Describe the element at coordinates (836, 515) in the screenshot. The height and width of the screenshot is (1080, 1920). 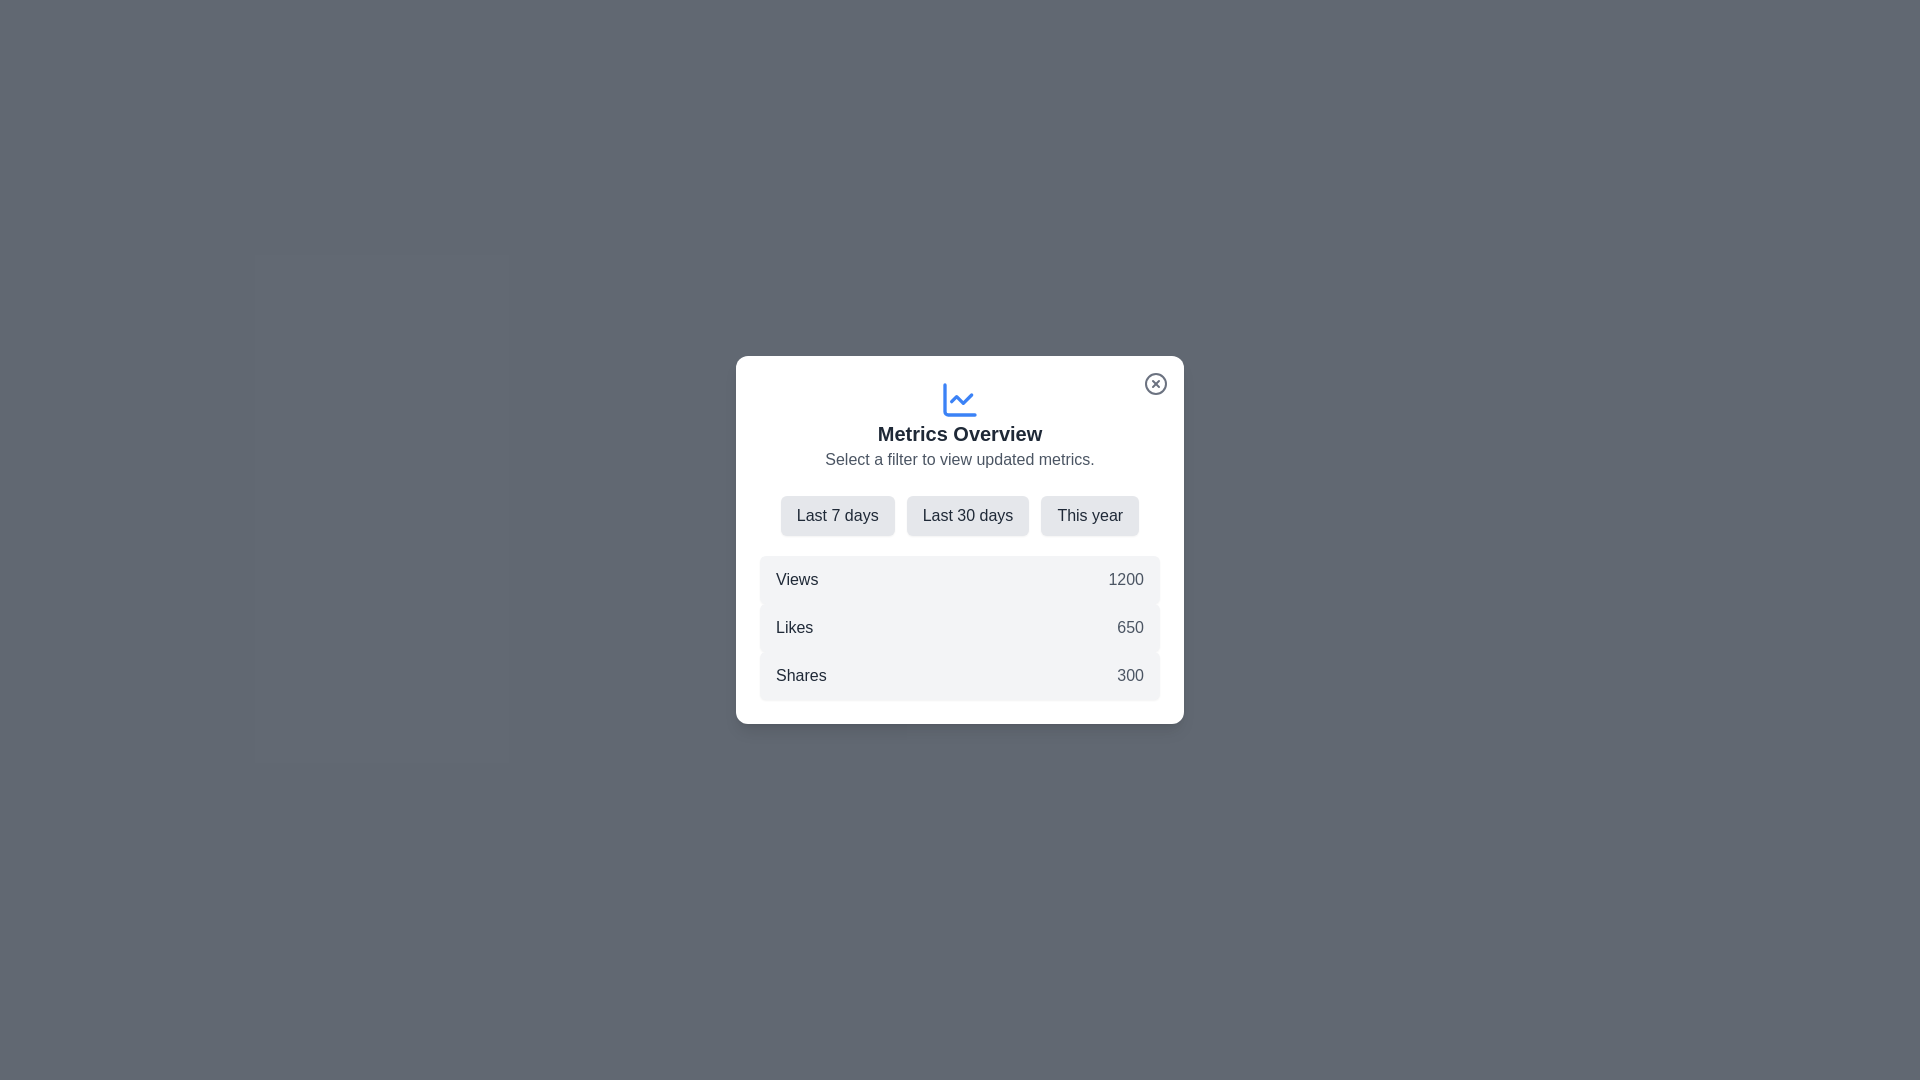
I see `the filter Last 7 days by clicking on the corresponding button` at that location.